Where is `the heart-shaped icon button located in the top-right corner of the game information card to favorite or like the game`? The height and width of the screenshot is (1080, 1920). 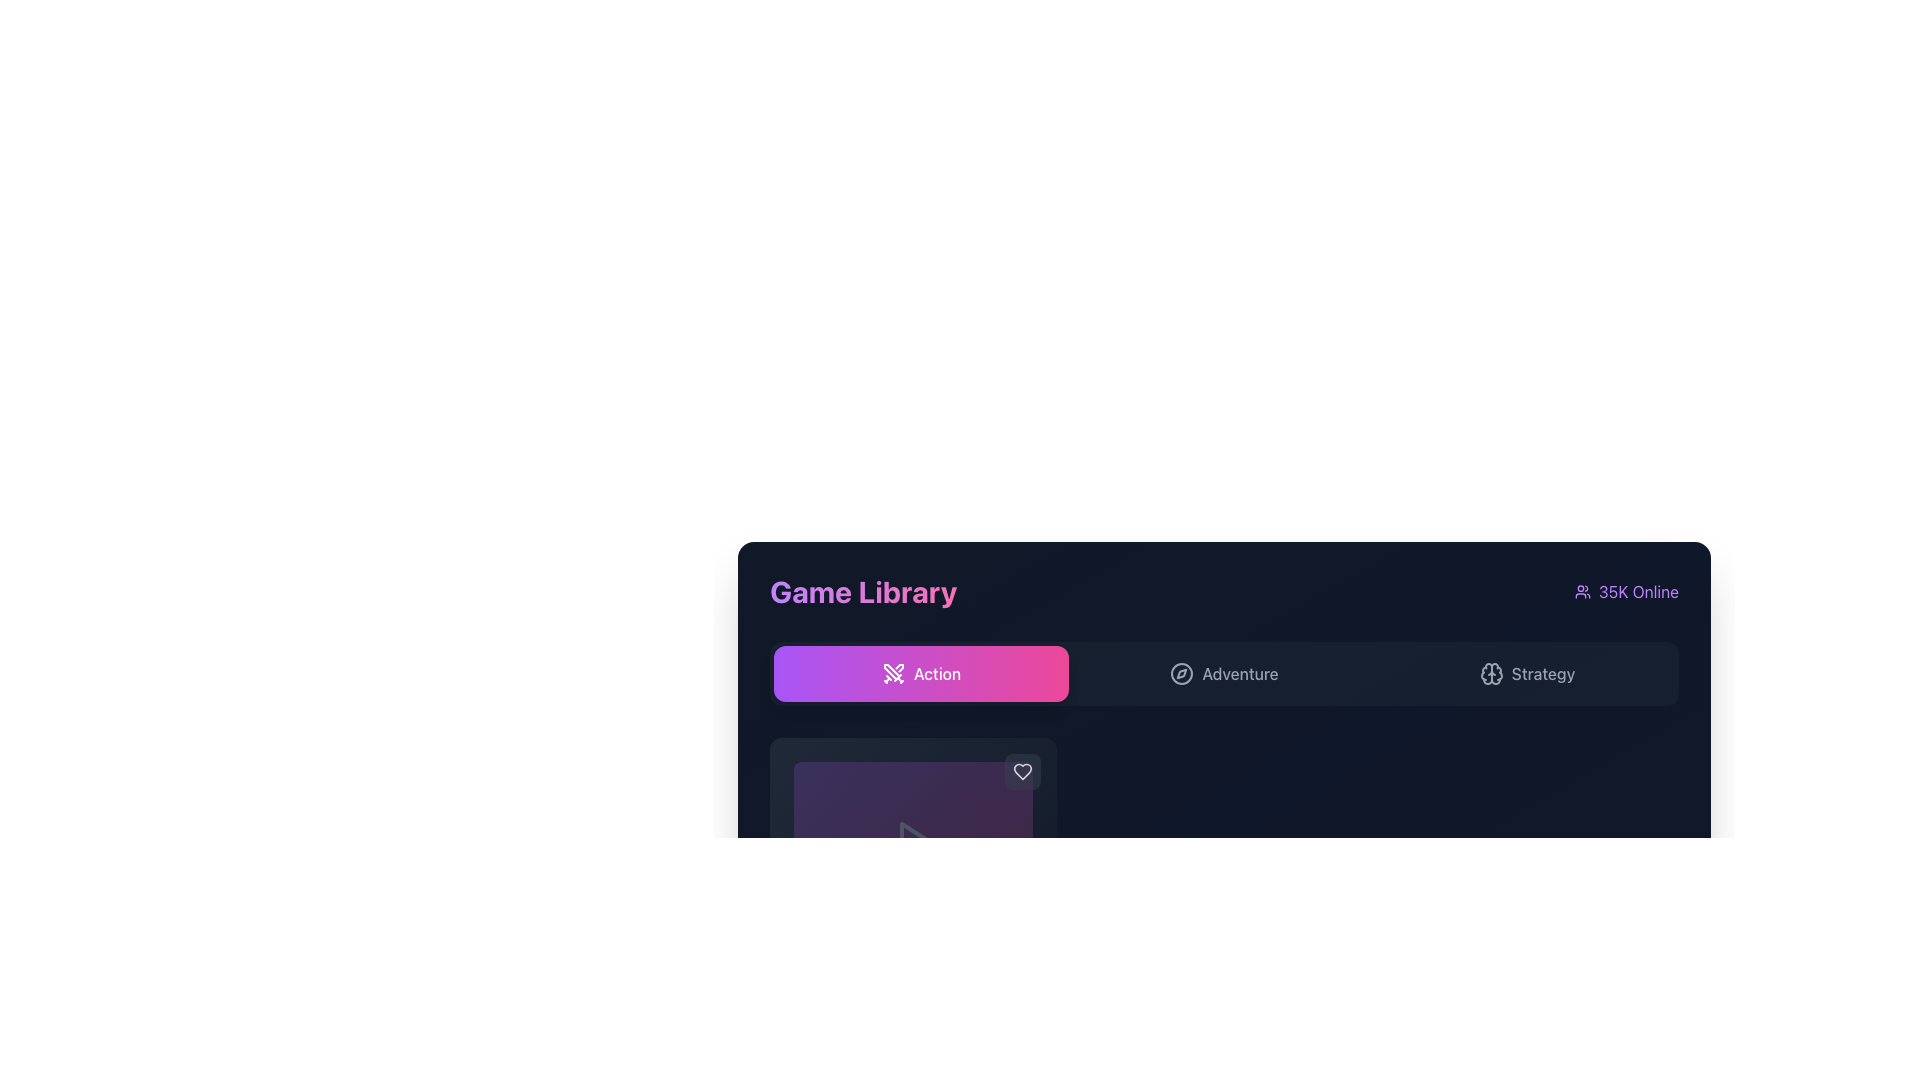 the heart-shaped icon button located in the top-right corner of the game information card to favorite or like the game is located at coordinates (1022, 770).